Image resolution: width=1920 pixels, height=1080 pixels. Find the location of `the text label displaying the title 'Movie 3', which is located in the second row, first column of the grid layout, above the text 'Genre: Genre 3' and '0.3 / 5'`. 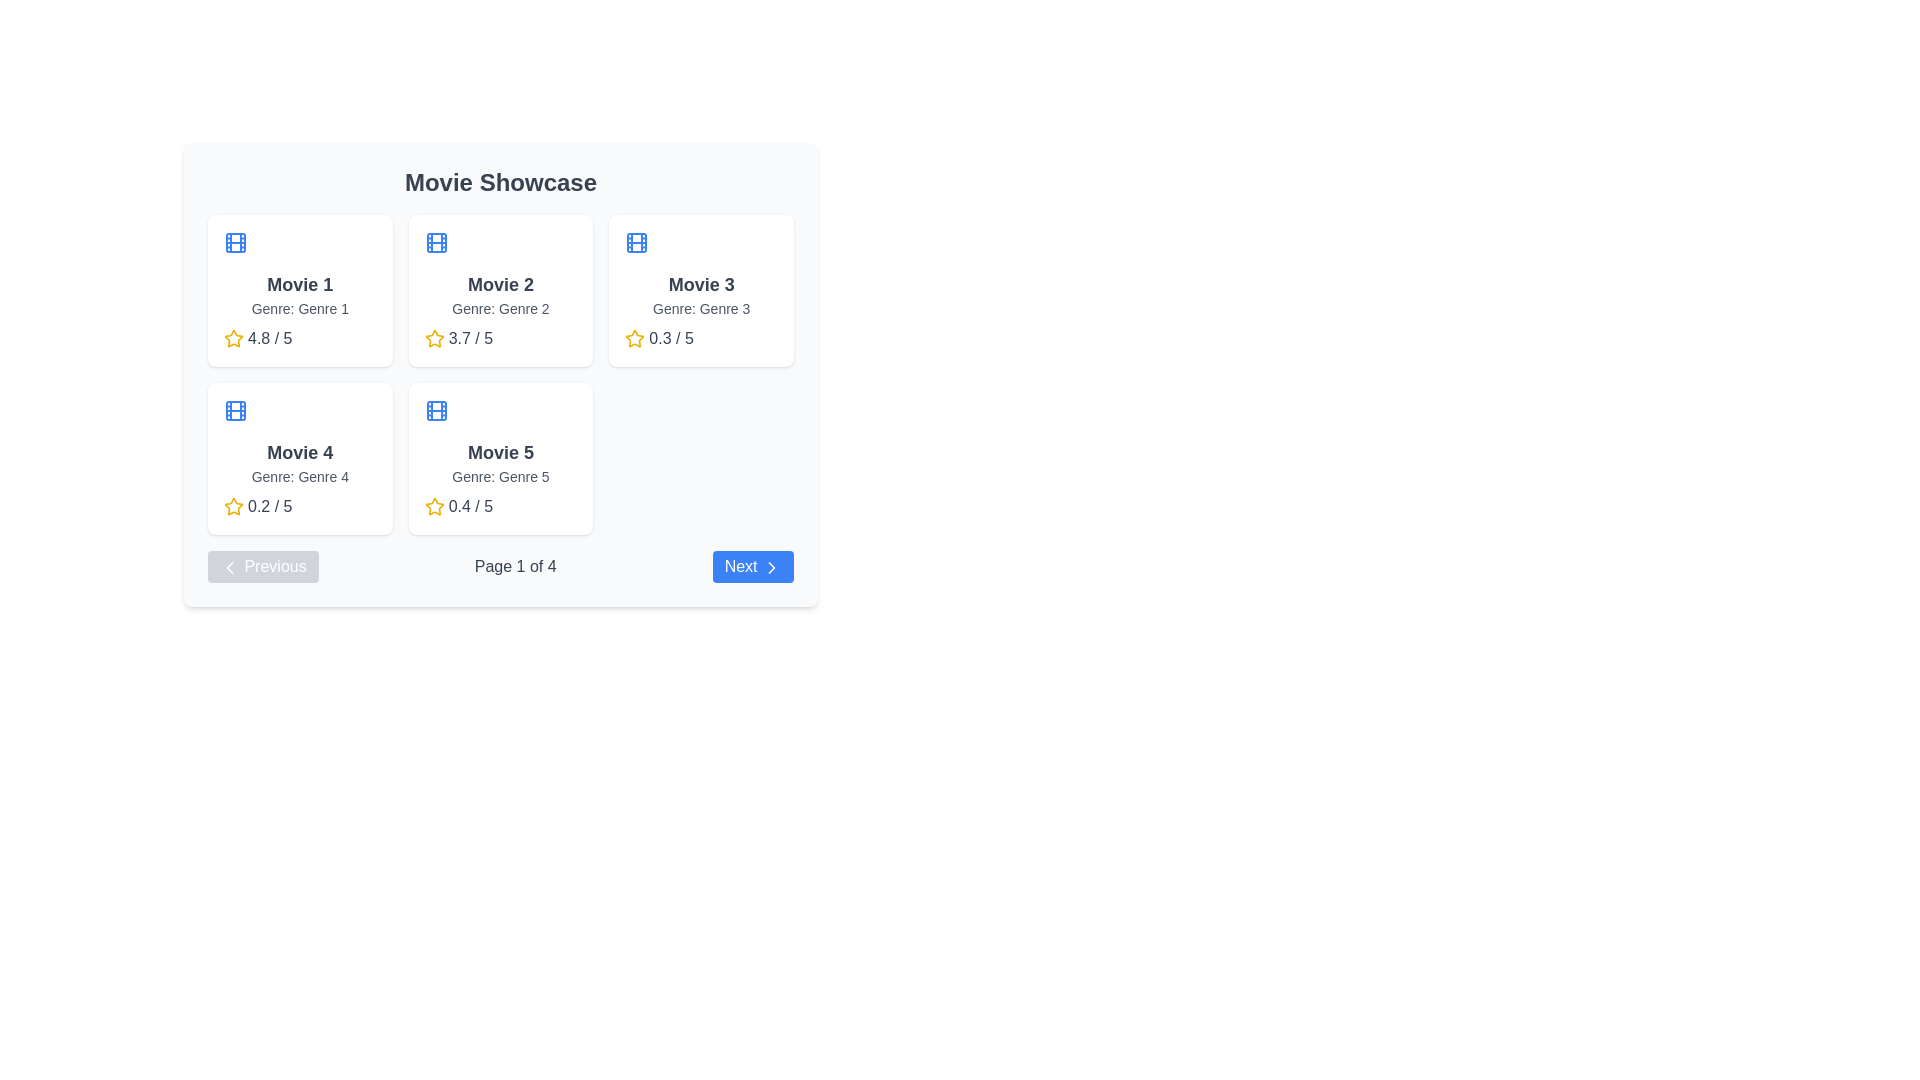

the text label displaying the title 'Movie 3', which is located in the second row, first column of the grid layout, above the text 'Genre: Genre 3' and '0.3 / 5' is located at coordinates (701, 285).